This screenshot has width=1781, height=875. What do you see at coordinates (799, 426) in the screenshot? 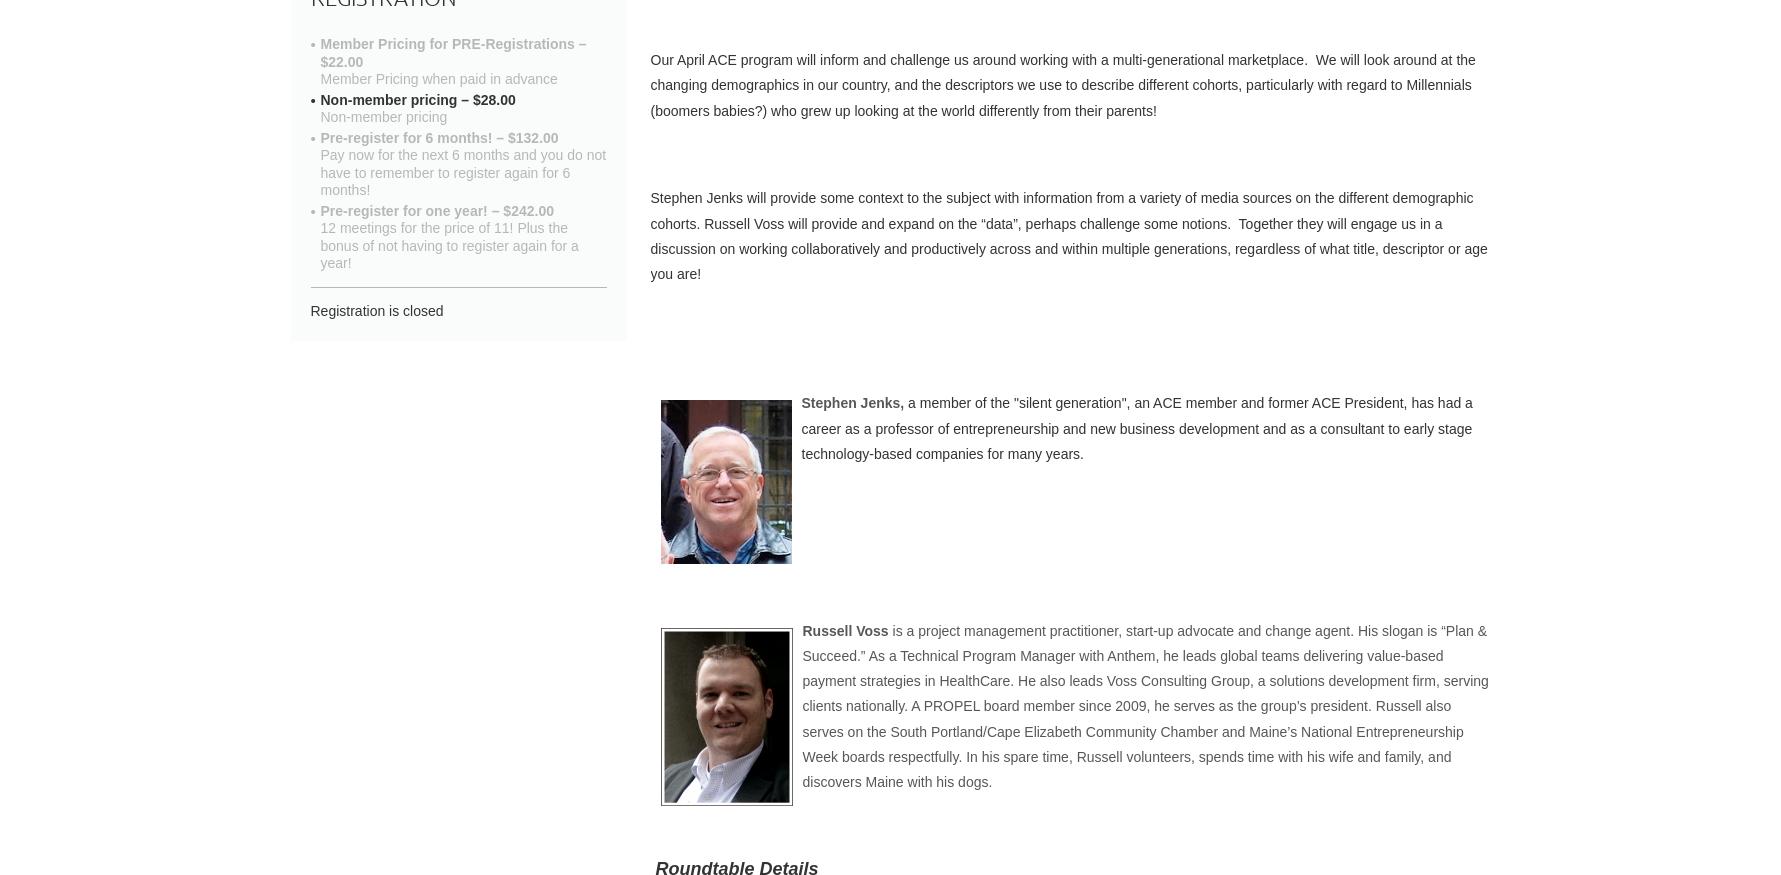
I see `'a member of the "silent generation", an ACE member and former ACE President, has had a career as a professor of entrepreneurship and new business development and as a consultant to early stage technology-based companies for many years.'` at bounding box center [799, 426].